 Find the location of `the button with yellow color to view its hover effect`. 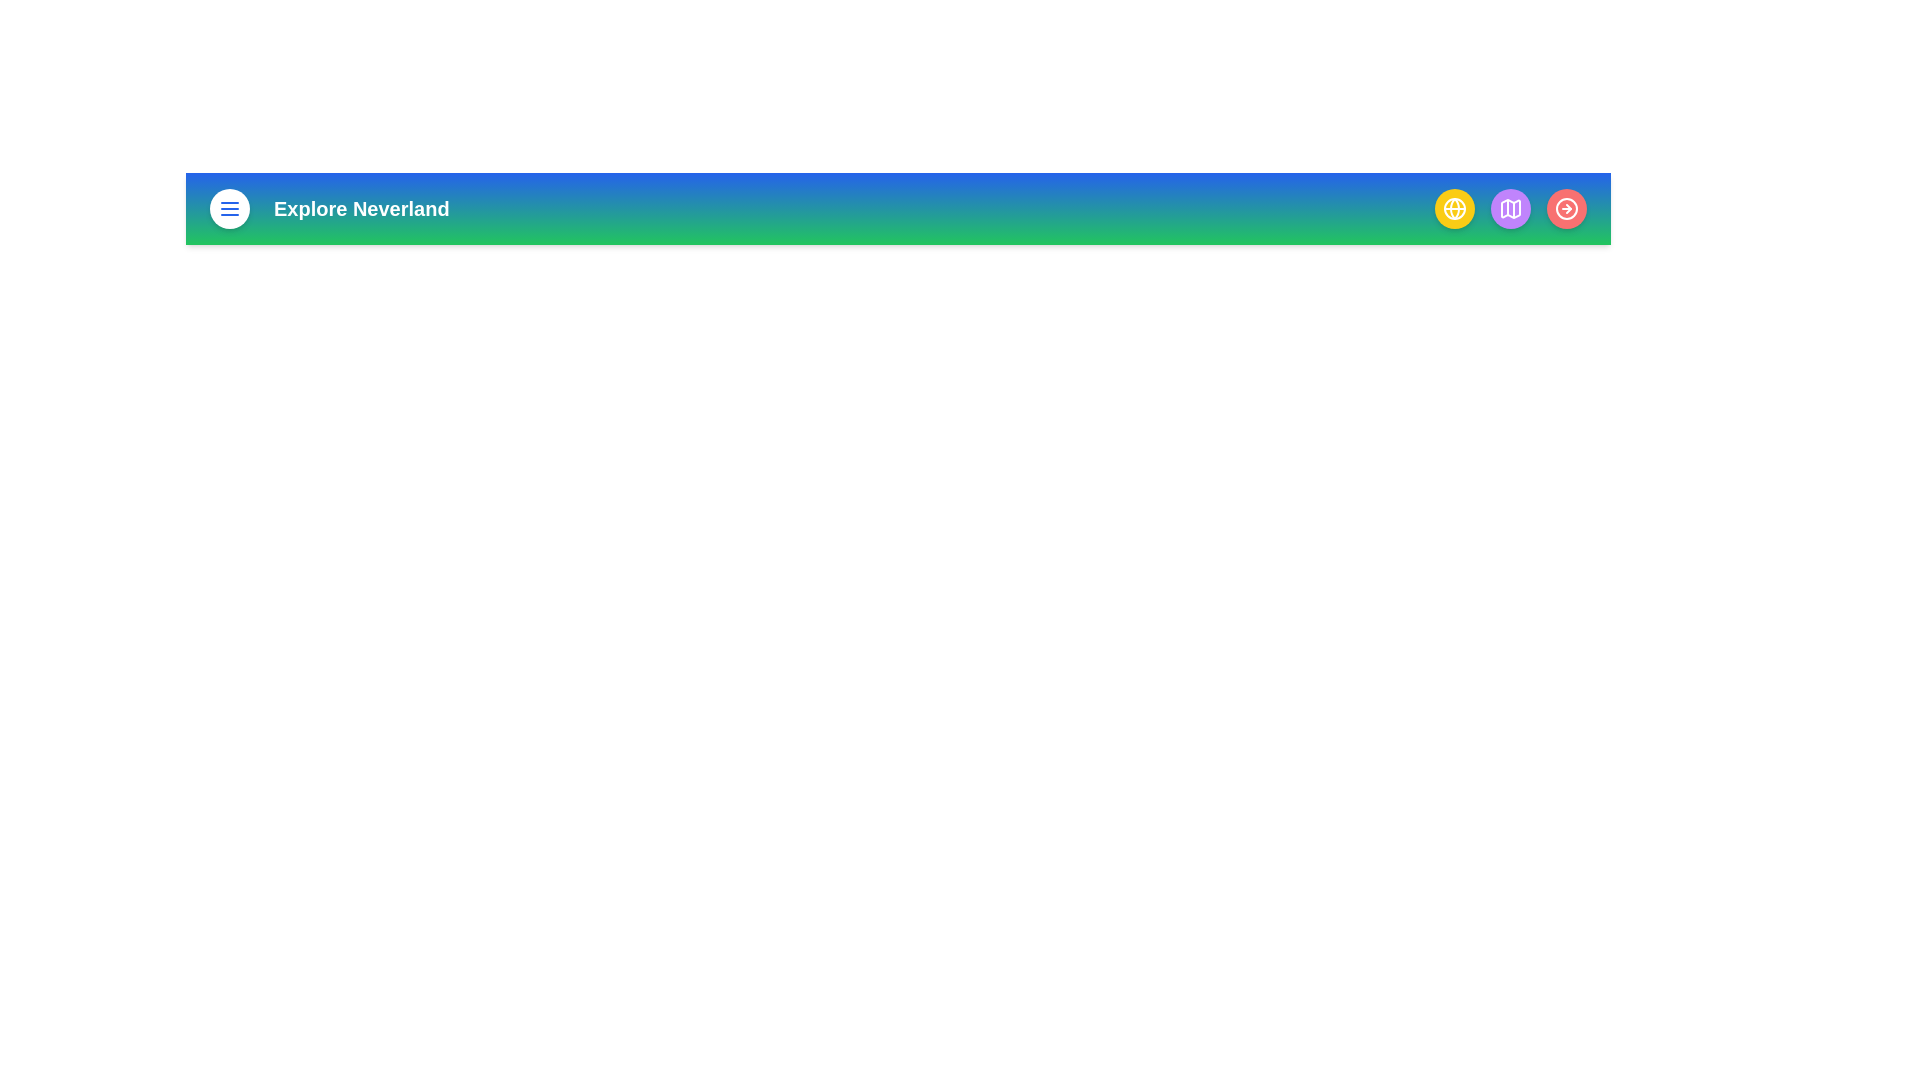

the button with yellow color to view its hover effect is located at coordinates (1454, 208).